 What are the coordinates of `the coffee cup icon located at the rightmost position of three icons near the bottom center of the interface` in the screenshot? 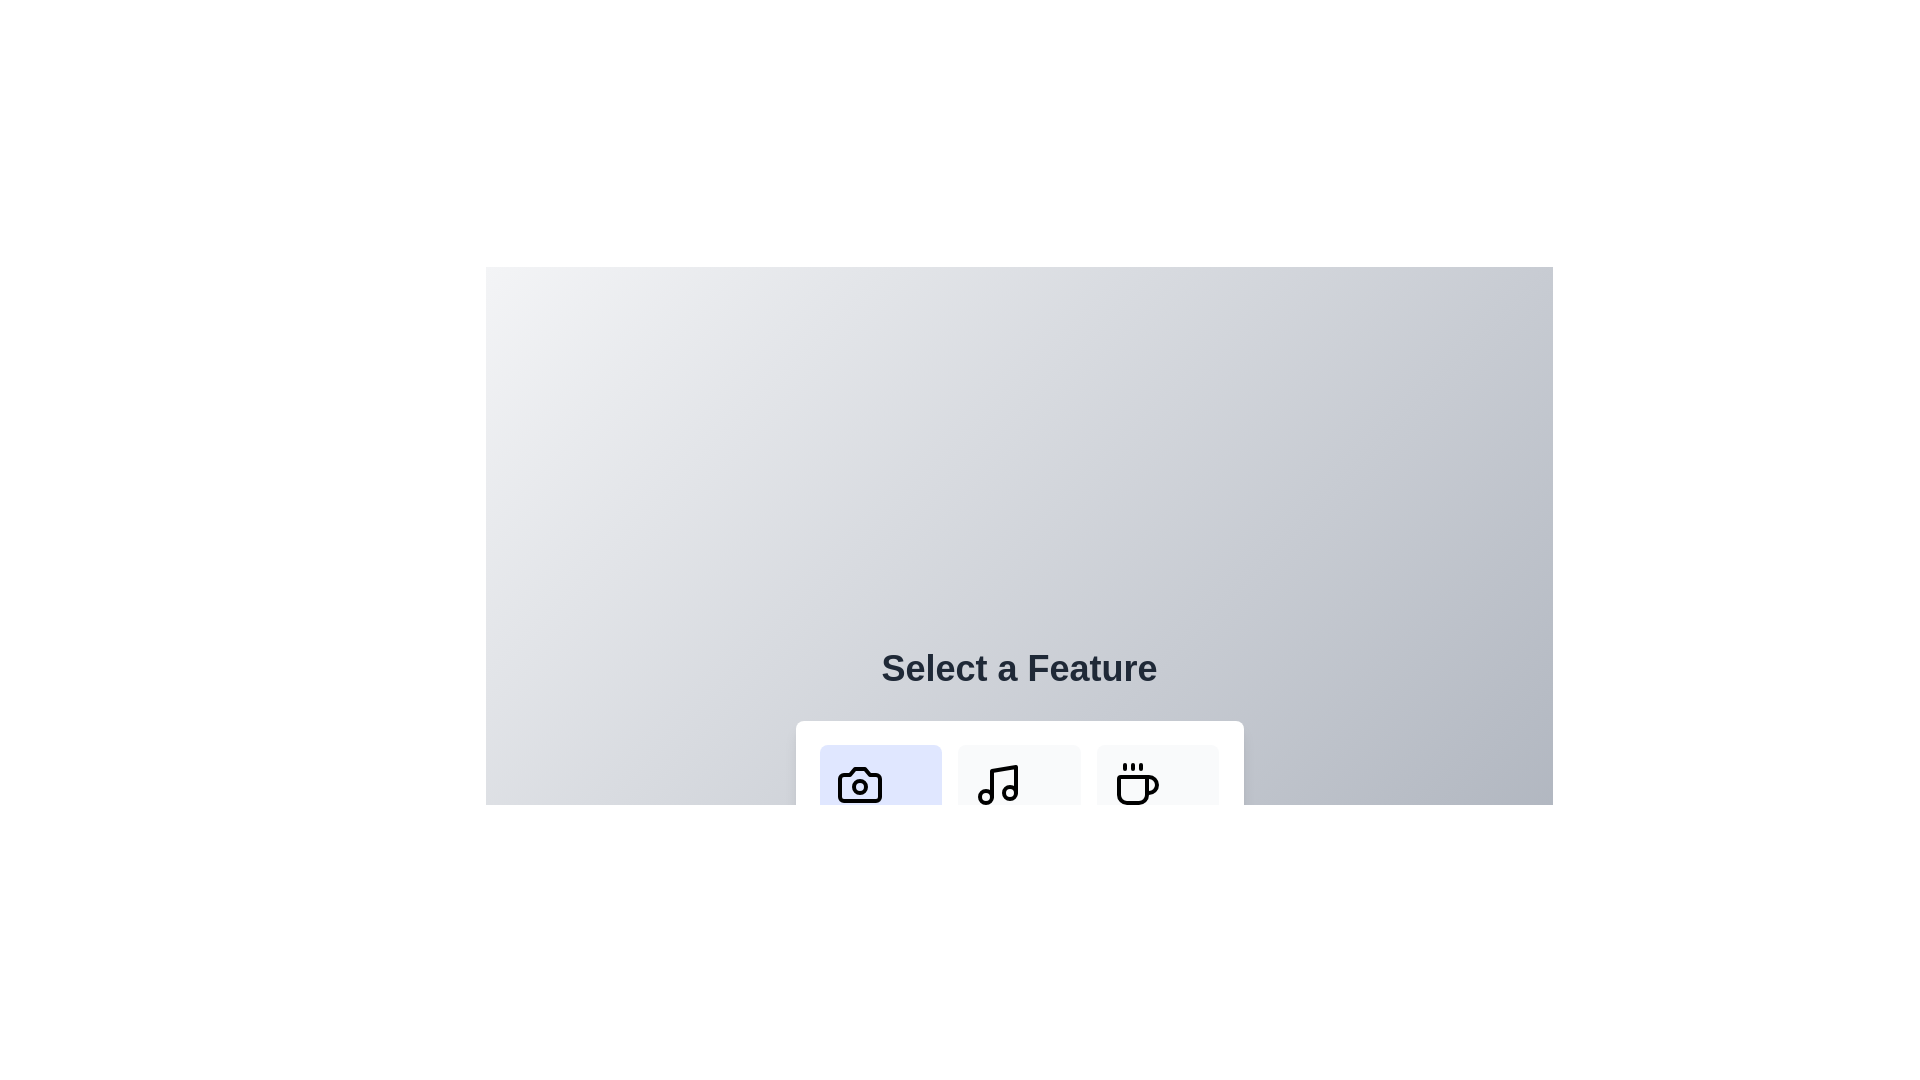 It's located at (1137, 789).